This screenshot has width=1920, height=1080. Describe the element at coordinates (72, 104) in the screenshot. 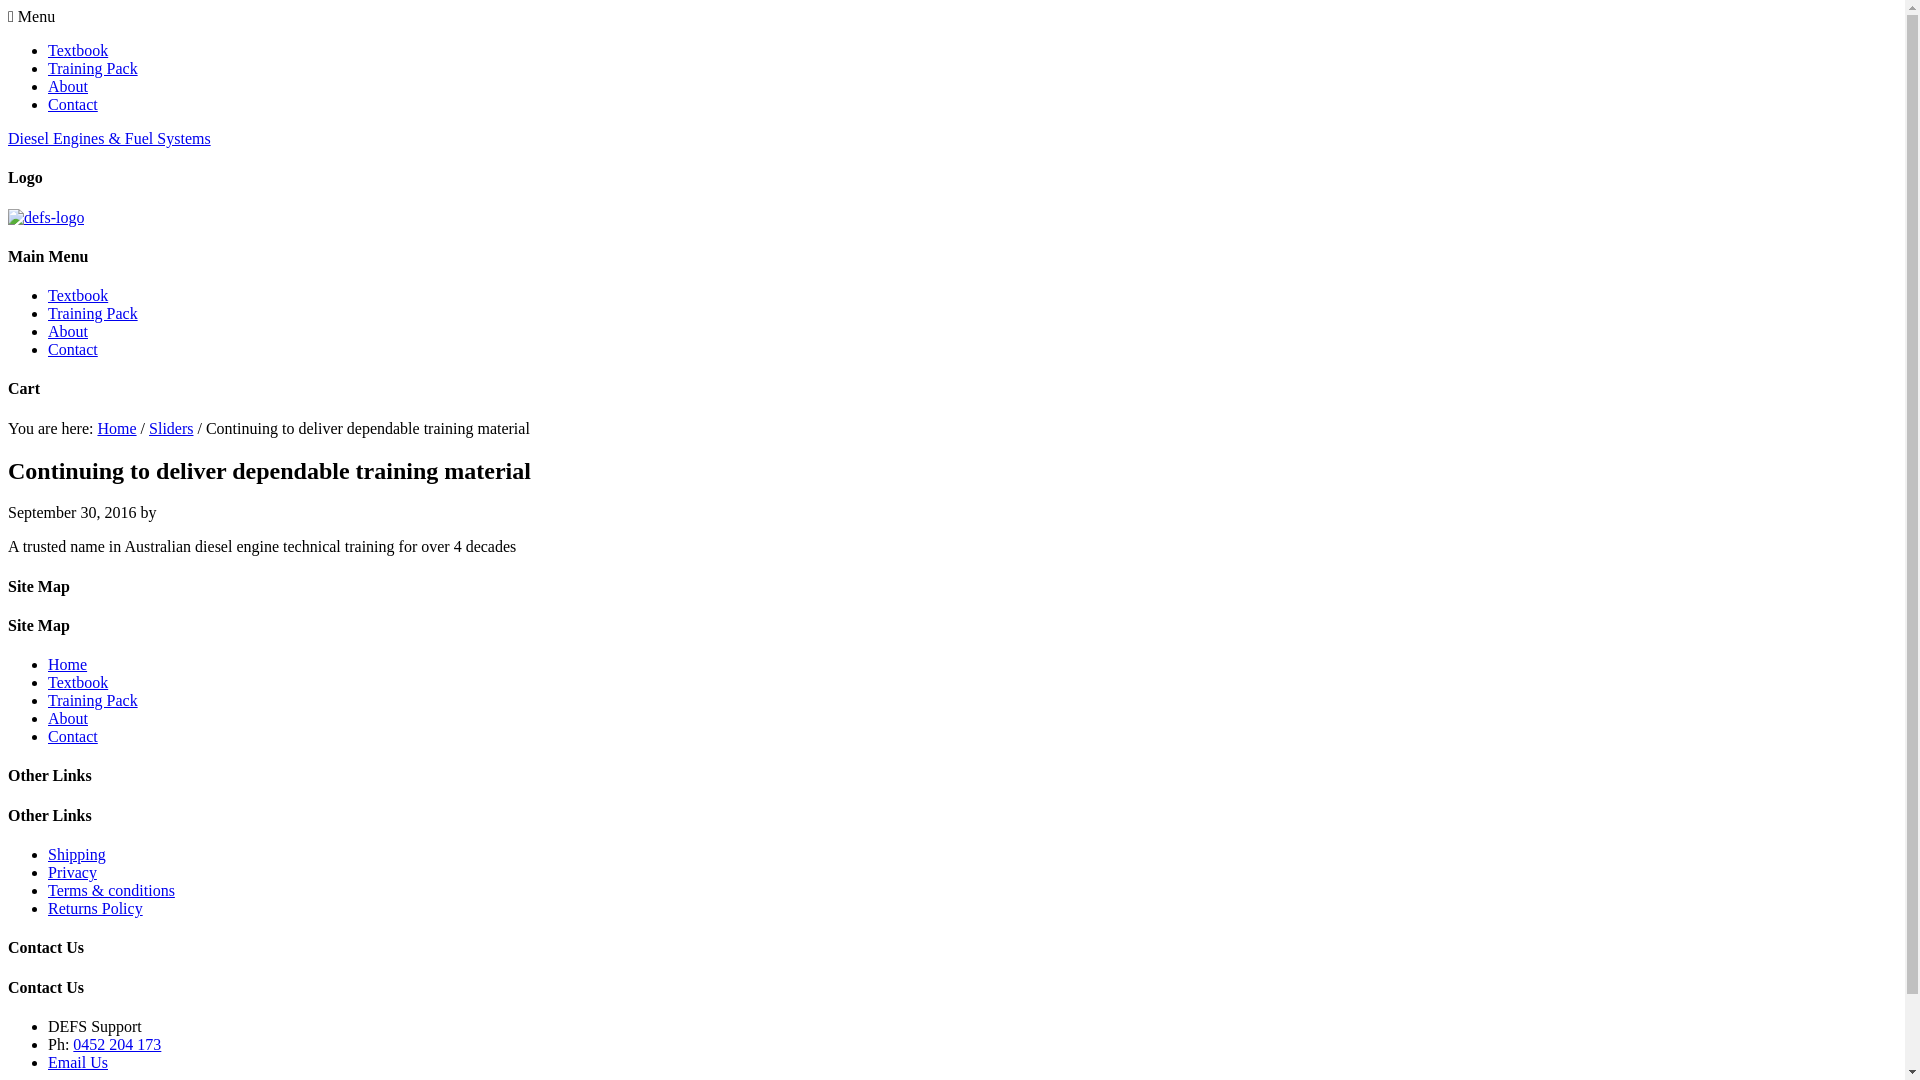

I see `'Contact'` at that location.